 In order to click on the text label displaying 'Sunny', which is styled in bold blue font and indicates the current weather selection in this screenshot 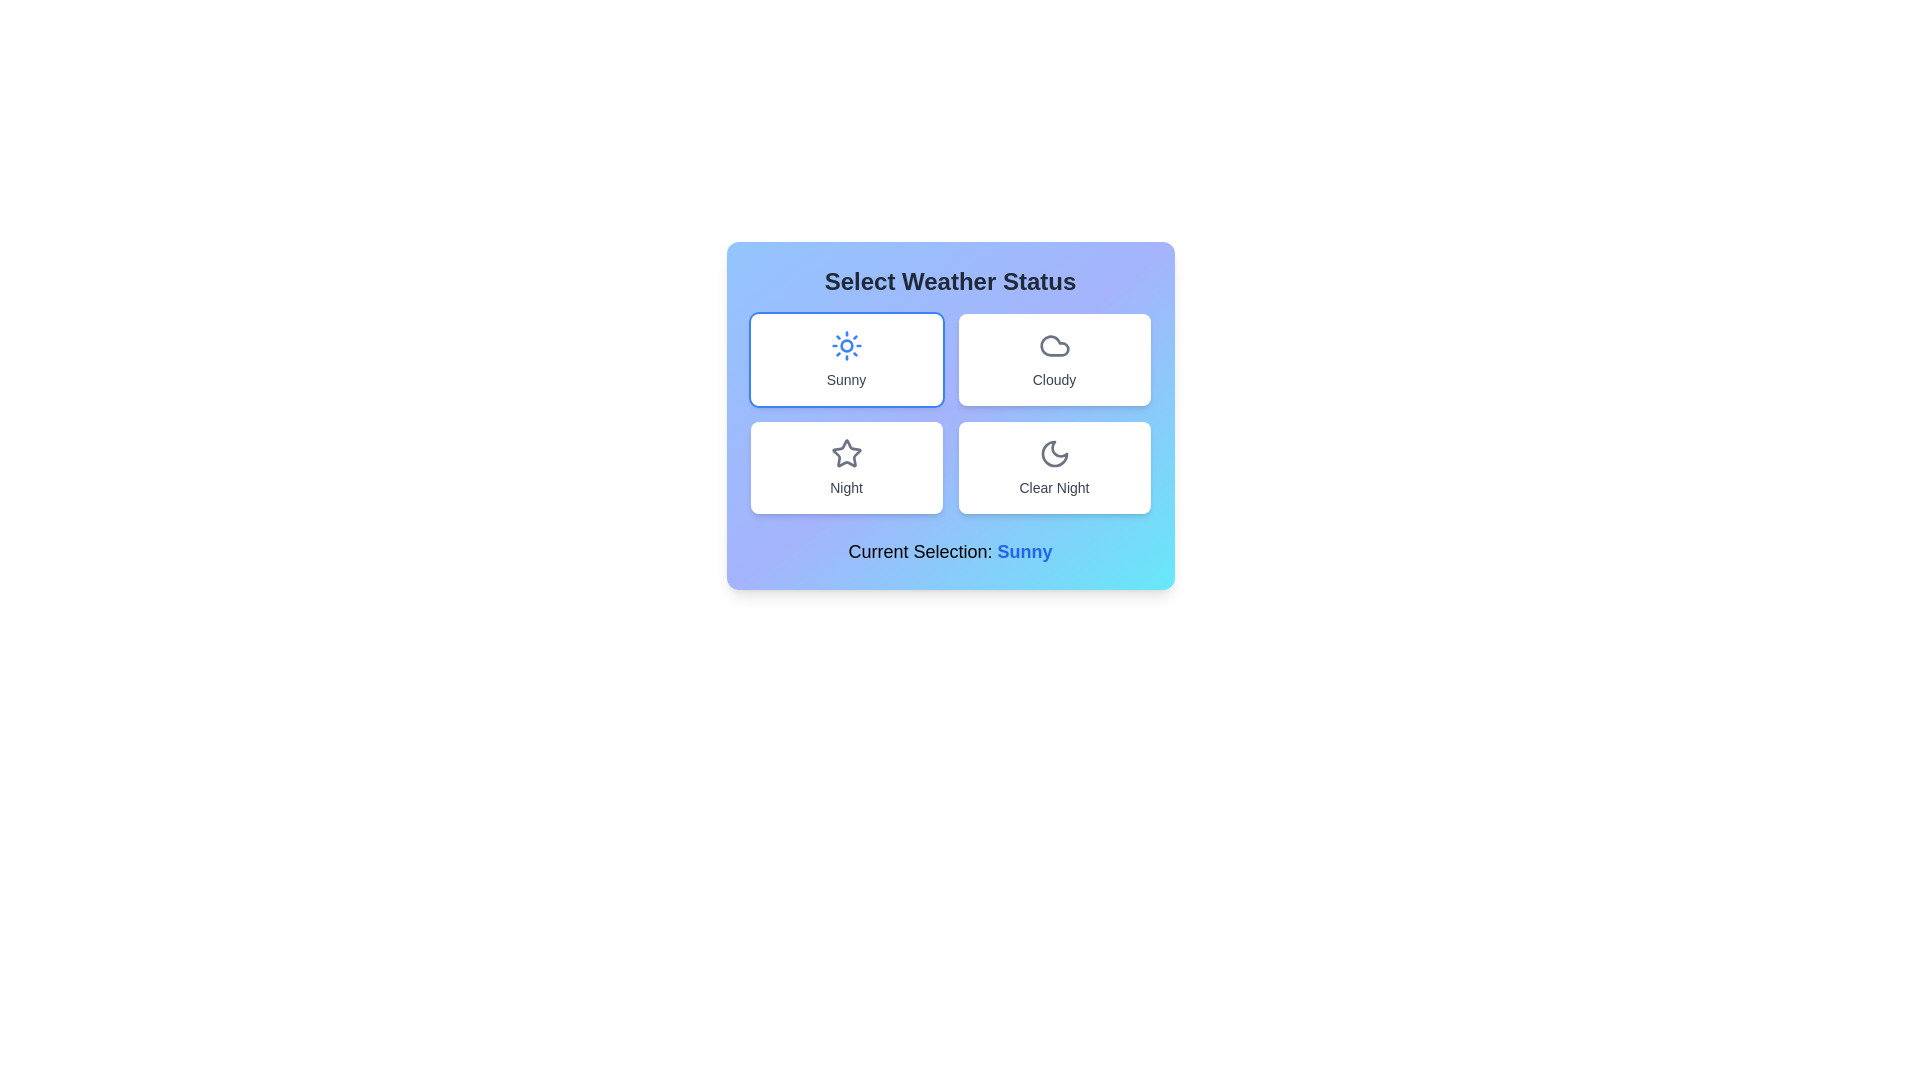, I will do `click(1025, 551)`.